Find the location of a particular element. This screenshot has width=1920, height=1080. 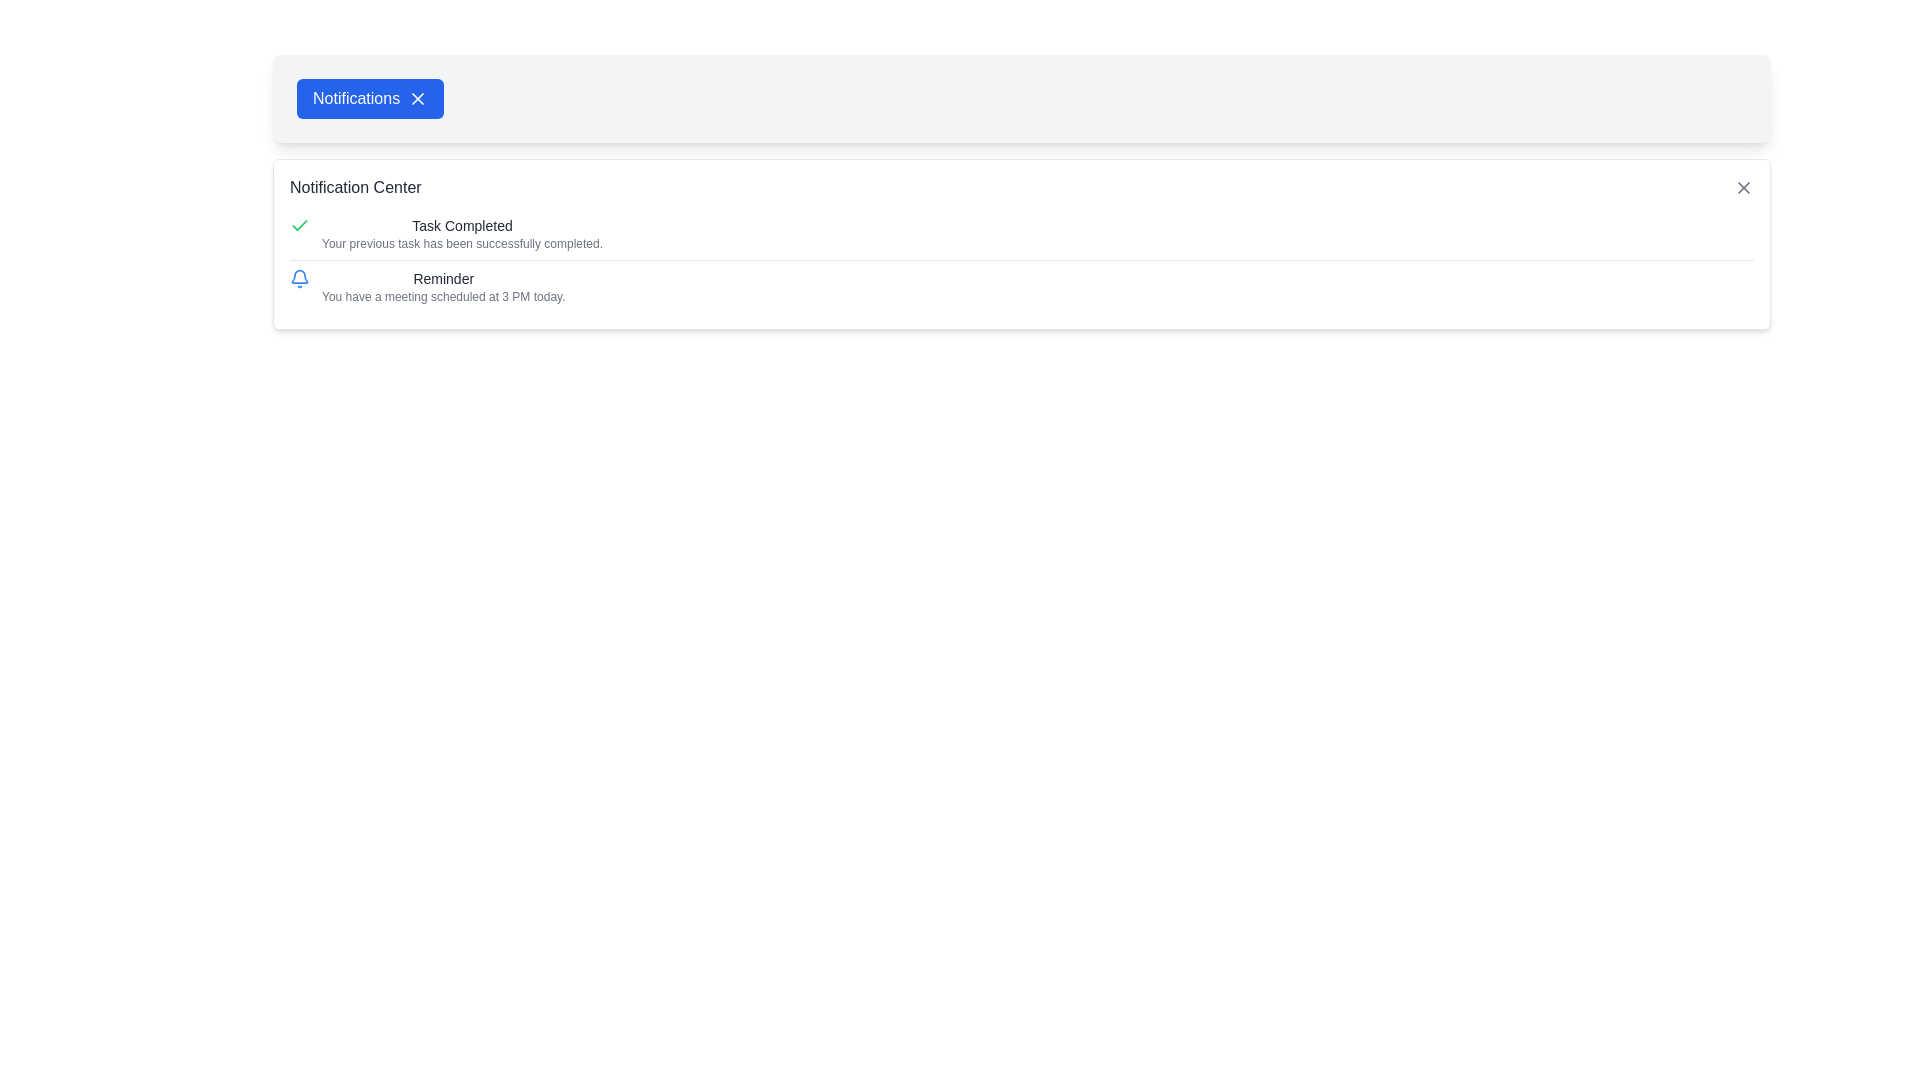

the 'Reminder' text label, which is a small font title in gray color within the notification area, indicating a meeting schedule is located at coordinates (442, 278).